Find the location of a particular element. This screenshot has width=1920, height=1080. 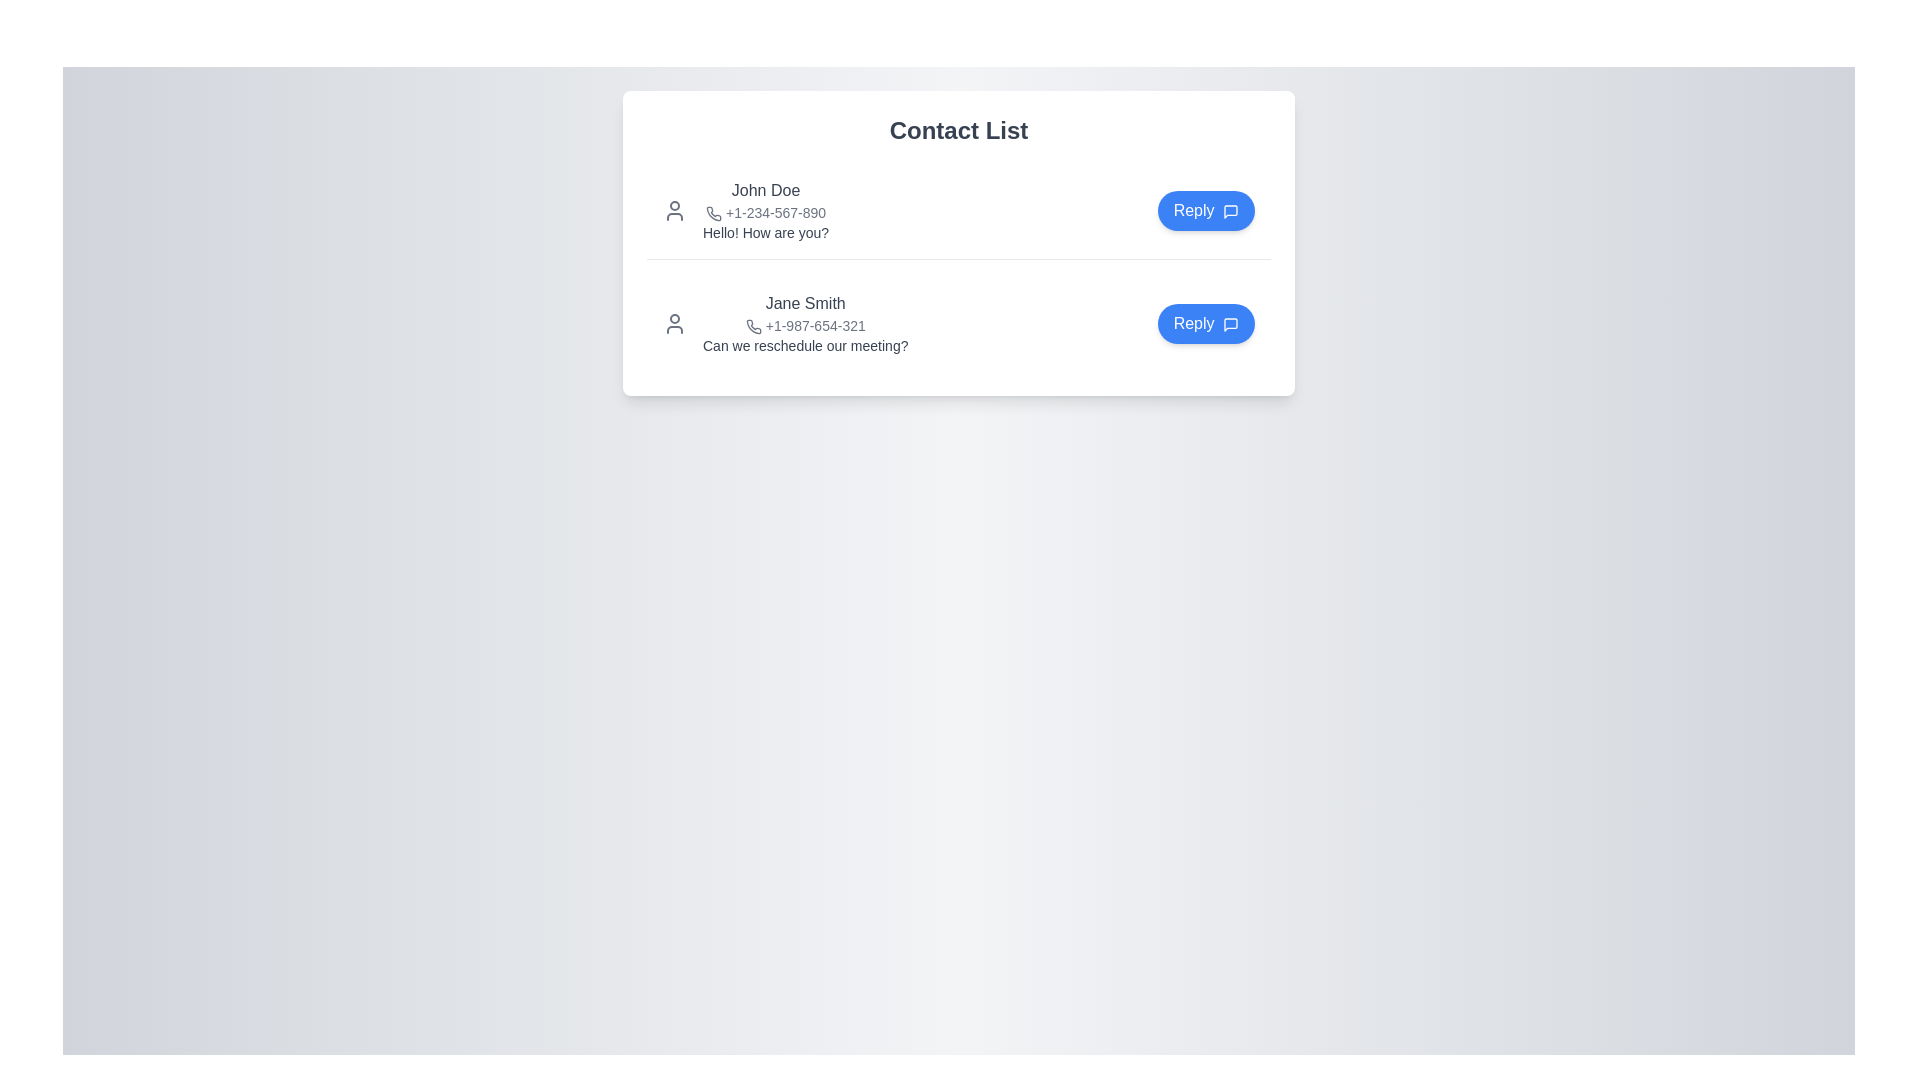

the phone icon styled with a rounded design, which is positioned to the left of John Doe's contact information in the 'Contact List' is located at coordinates (714, 214).